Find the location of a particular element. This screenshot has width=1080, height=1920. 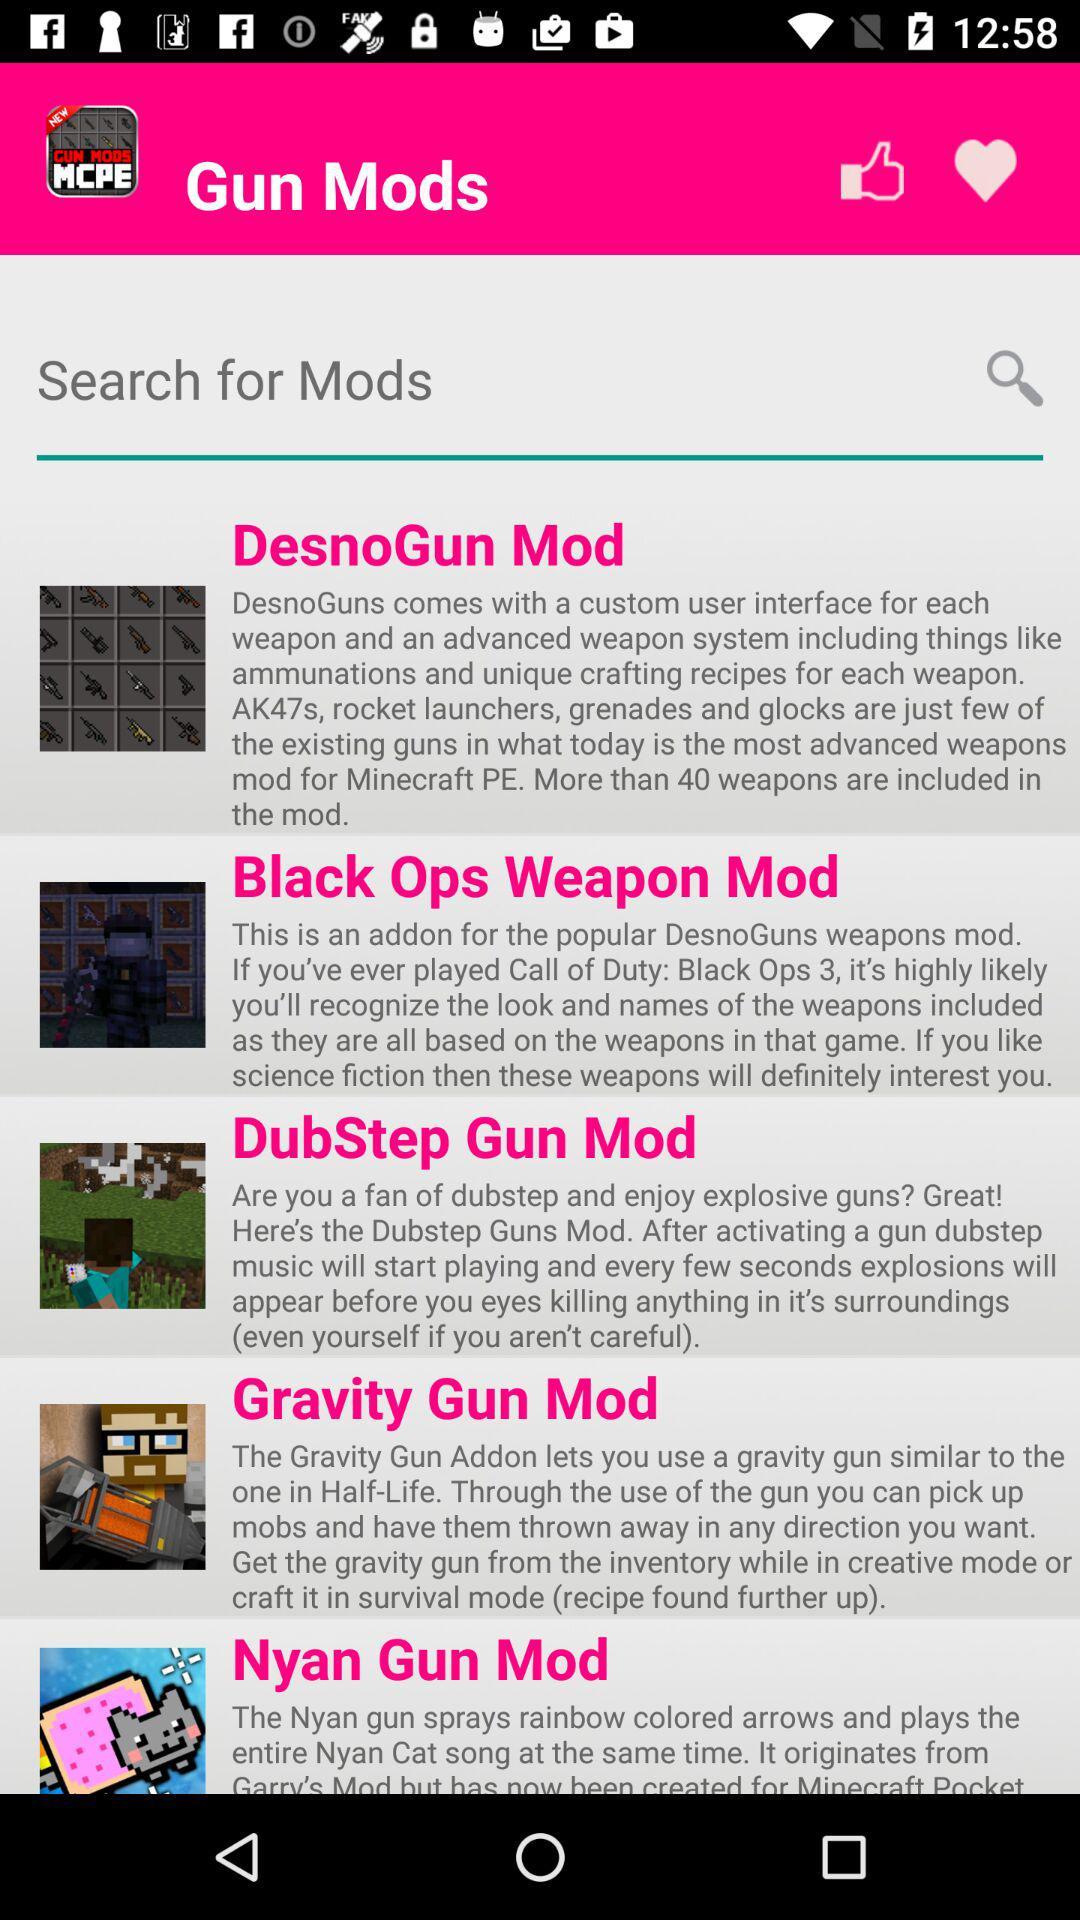

the icon above black ops weapon app is located at coordinates (655, 707).